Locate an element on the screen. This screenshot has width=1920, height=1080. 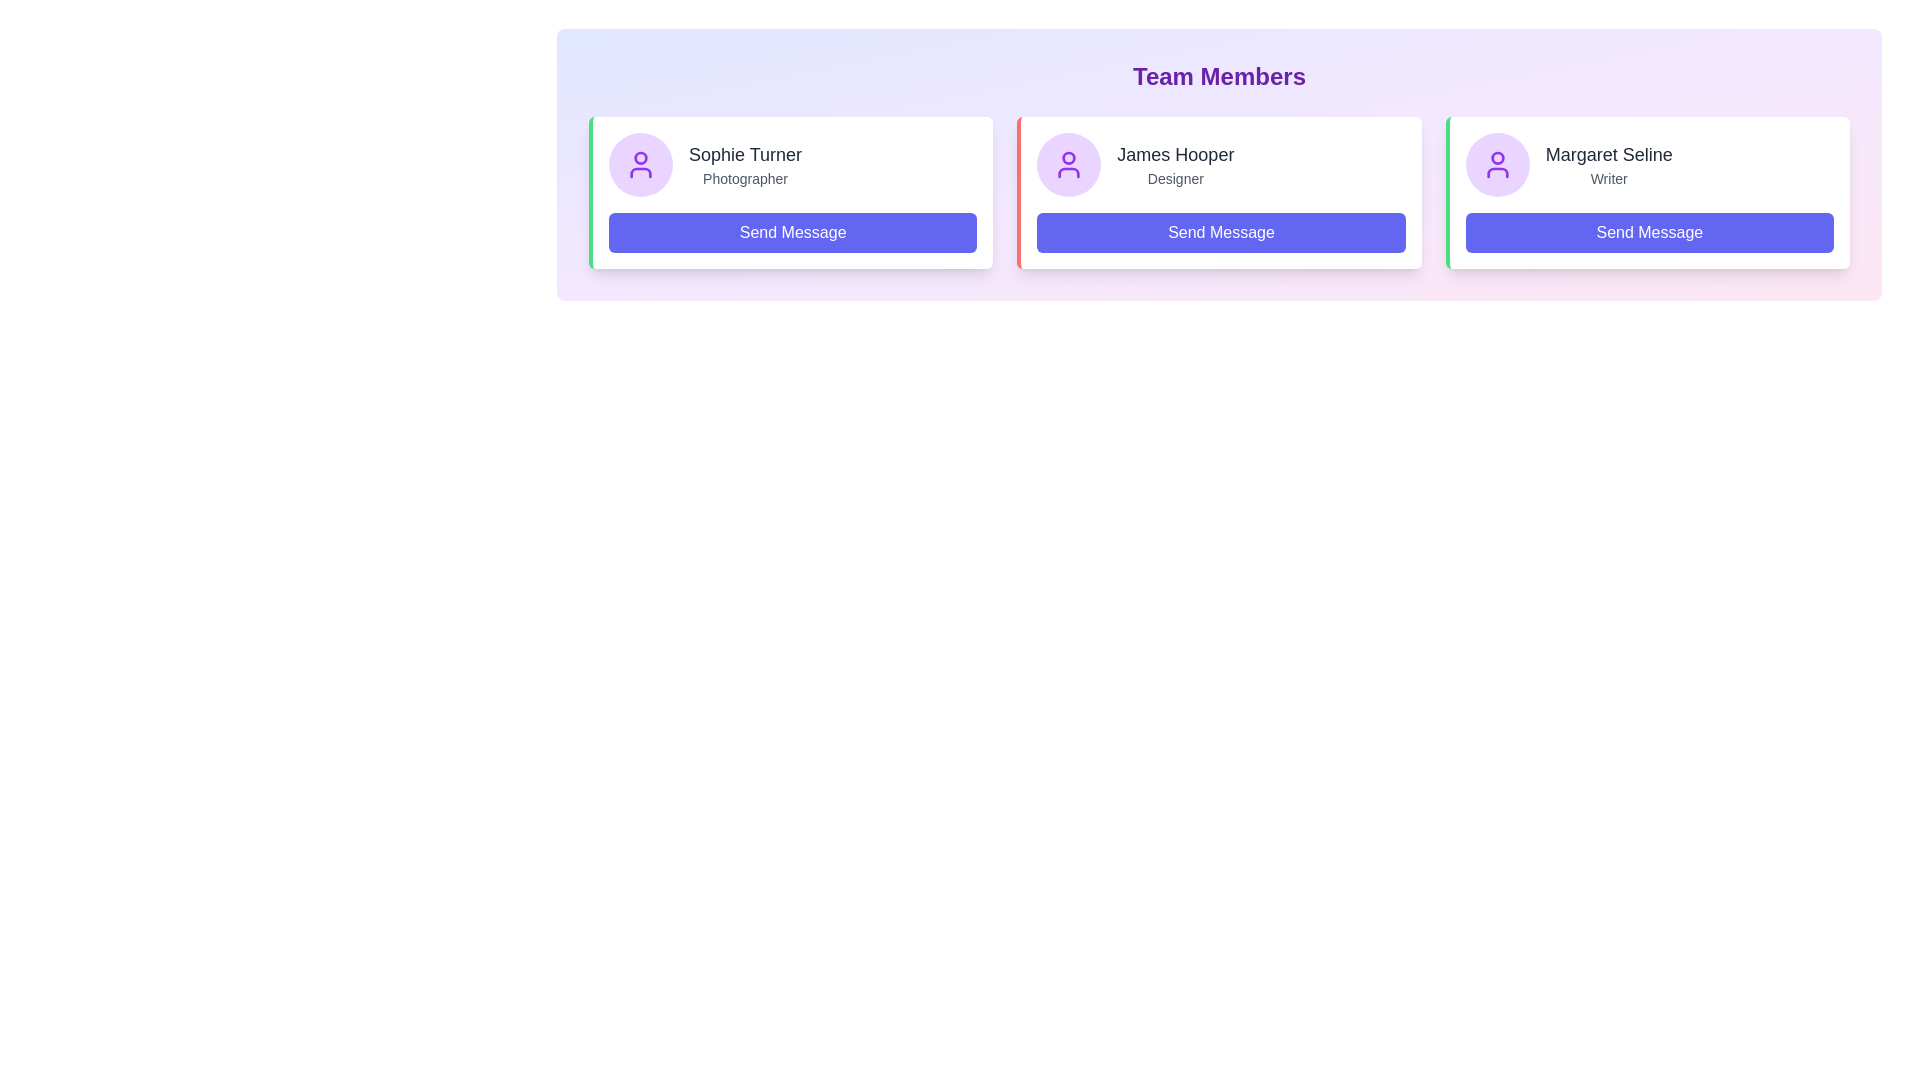
the SVG Circle that represents a head in the user icon, located in the top region of the leftmost profile card in the 'Team Members' section is located at coordinates (641, 157).